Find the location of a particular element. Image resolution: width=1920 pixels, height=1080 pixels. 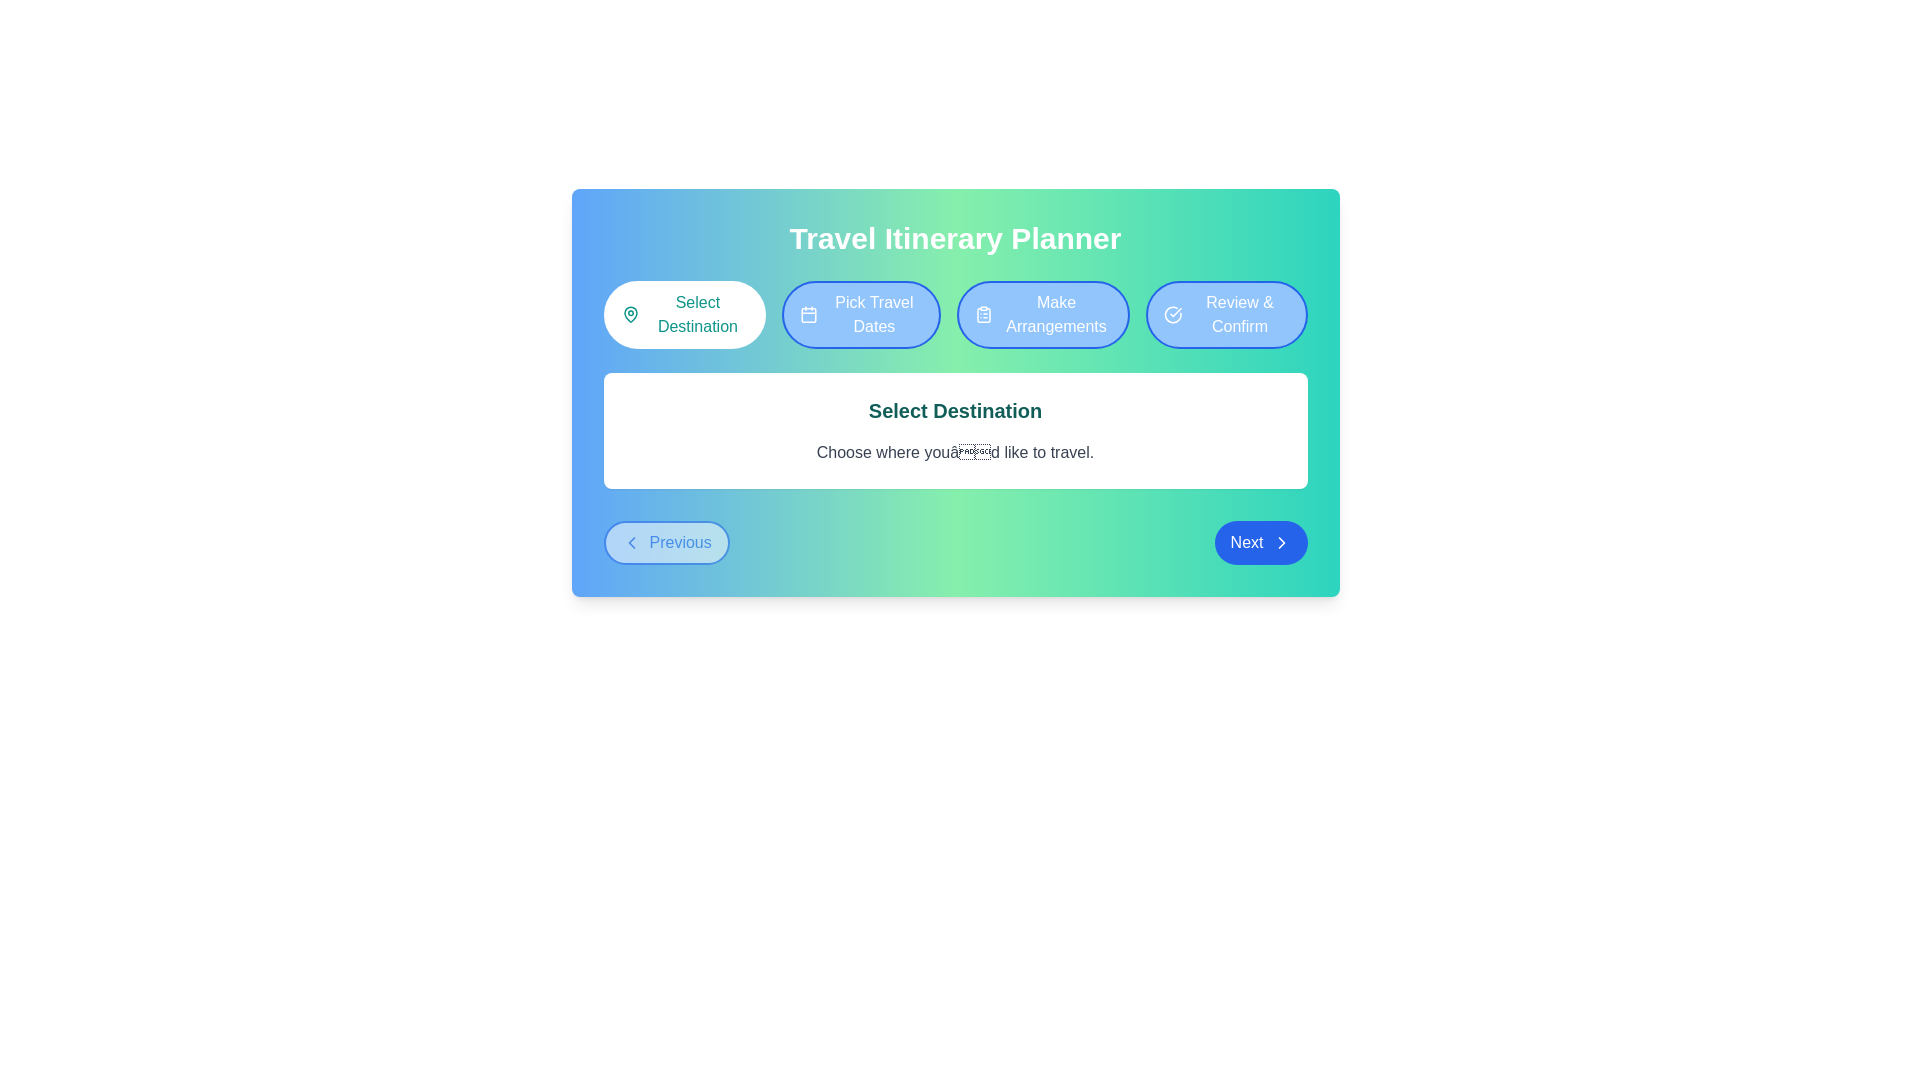

the text label reading 'Choose where you’d like to travel.' which is styled in gray and is part of a card-like section in the center of the application is located at coordinates (954, 452).